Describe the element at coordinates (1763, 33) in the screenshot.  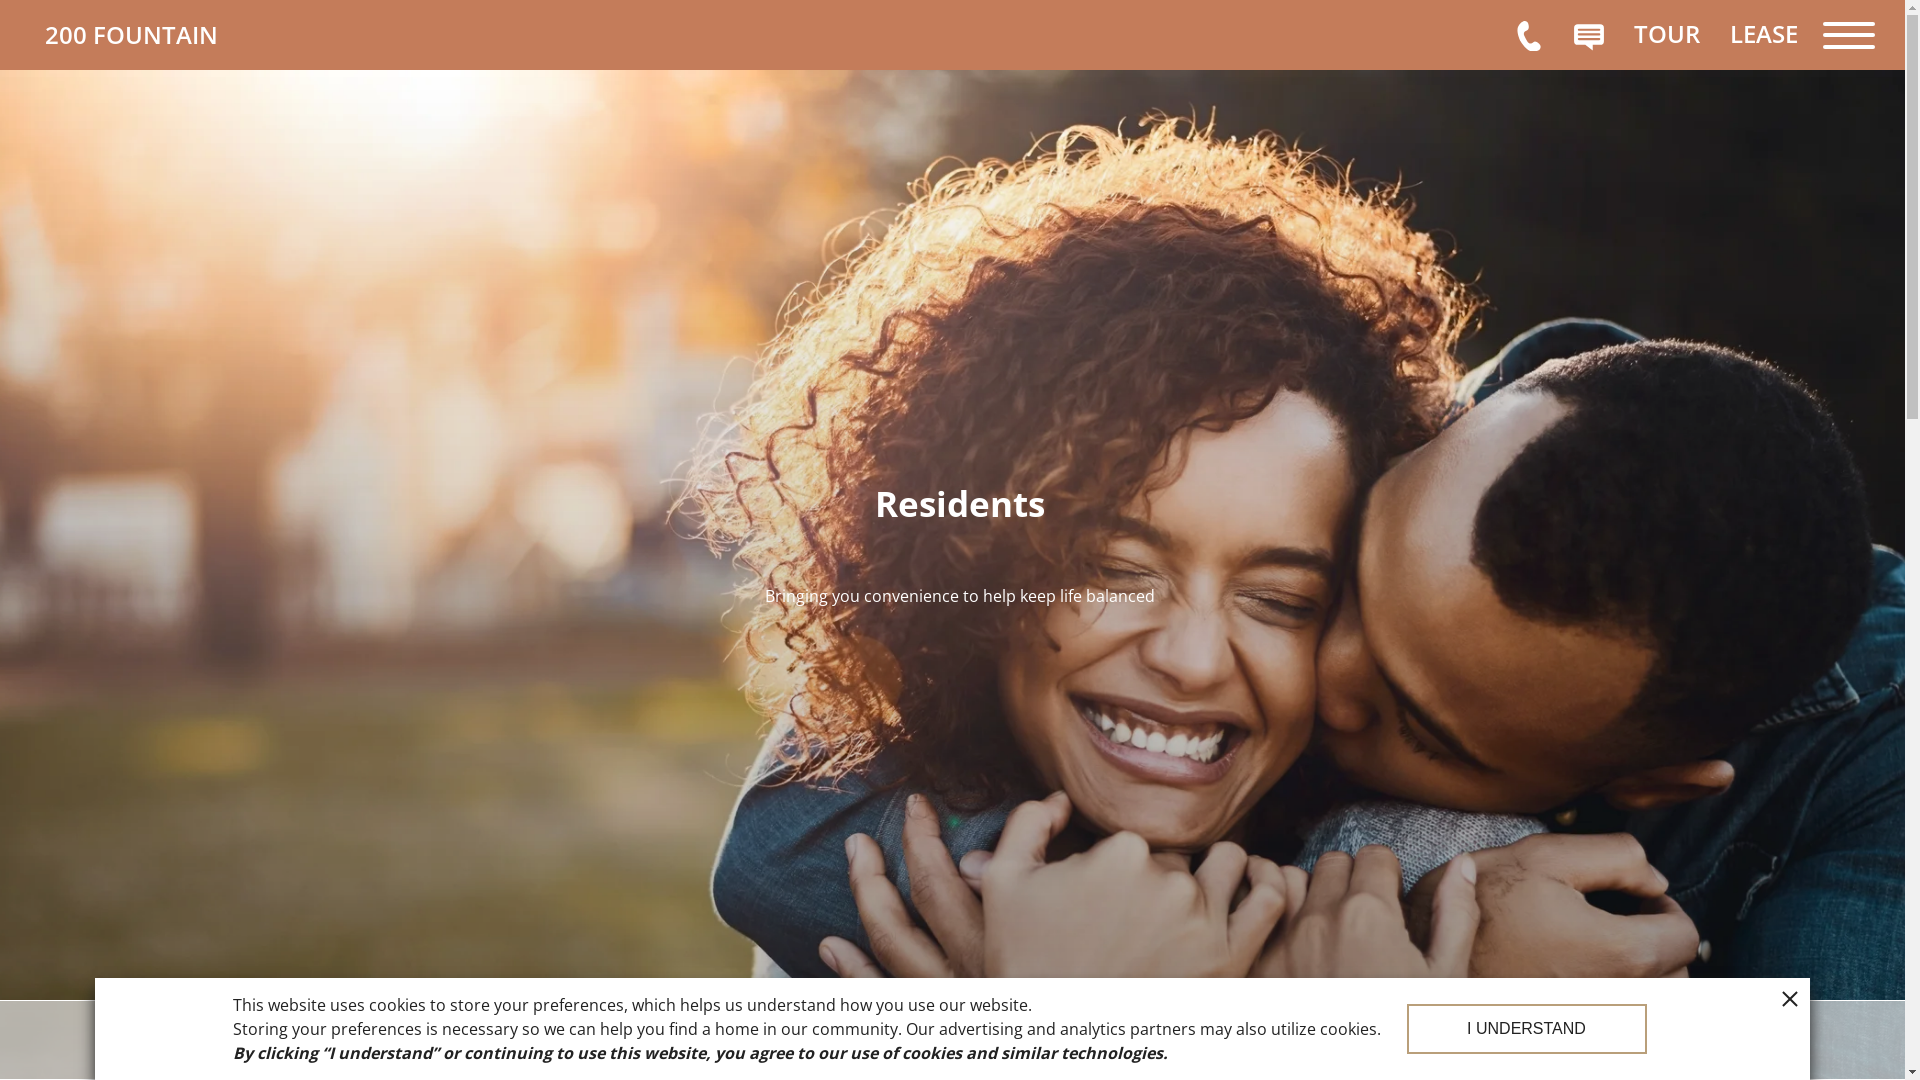
I see `'LEASE'` at that location.